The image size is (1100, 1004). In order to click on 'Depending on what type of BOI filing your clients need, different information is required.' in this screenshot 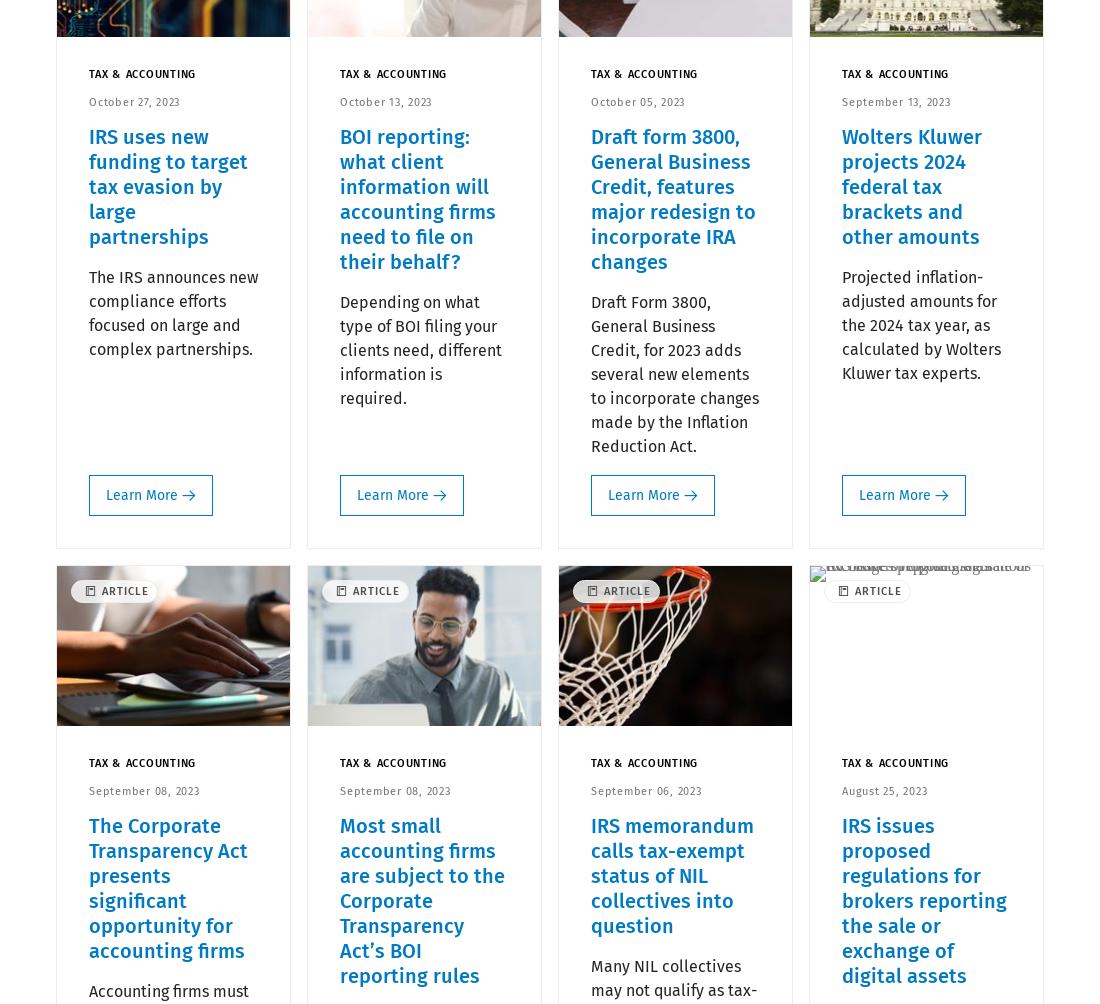, I will do `click(419, 349)`.